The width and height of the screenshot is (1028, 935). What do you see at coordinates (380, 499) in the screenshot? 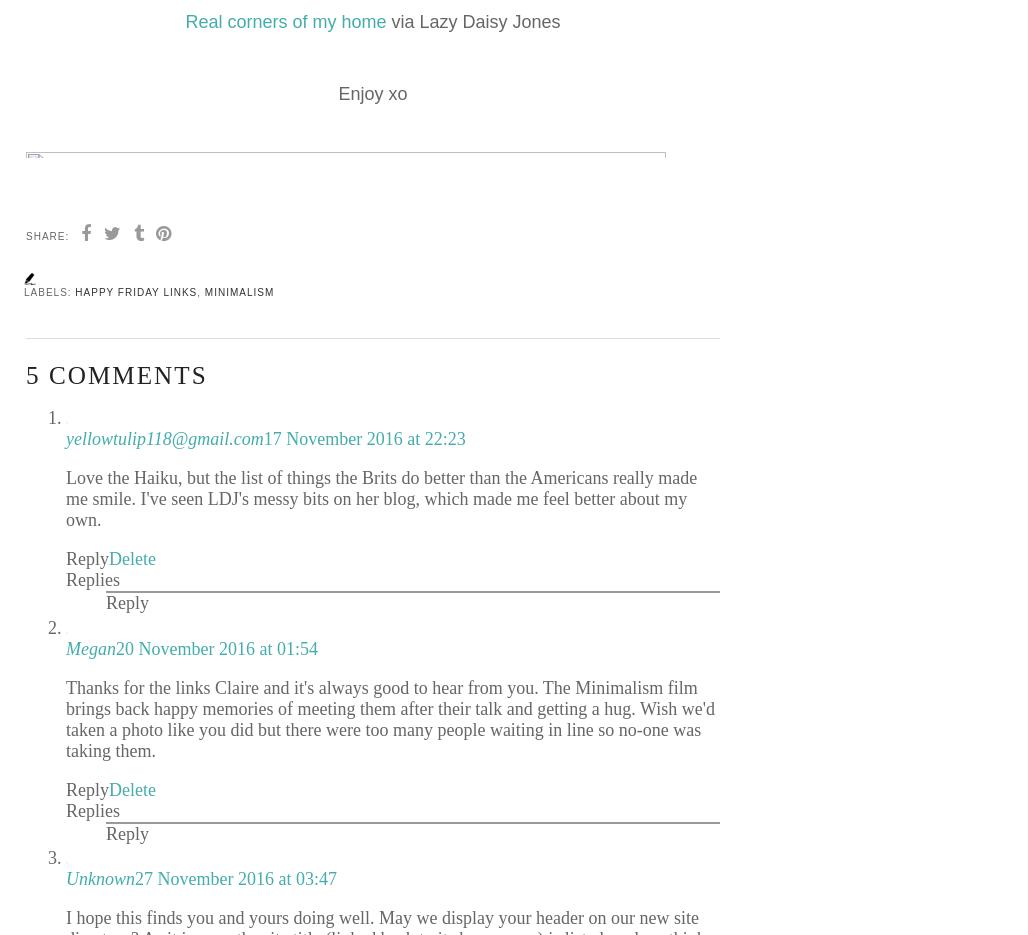
I see `'Love the Haiku, but the list of things the Brits do better than the Americans really made me smile. I've seen LDJ's messy bits on her blog, which made me feel better about my own.'` at bounding box center [380, 499].